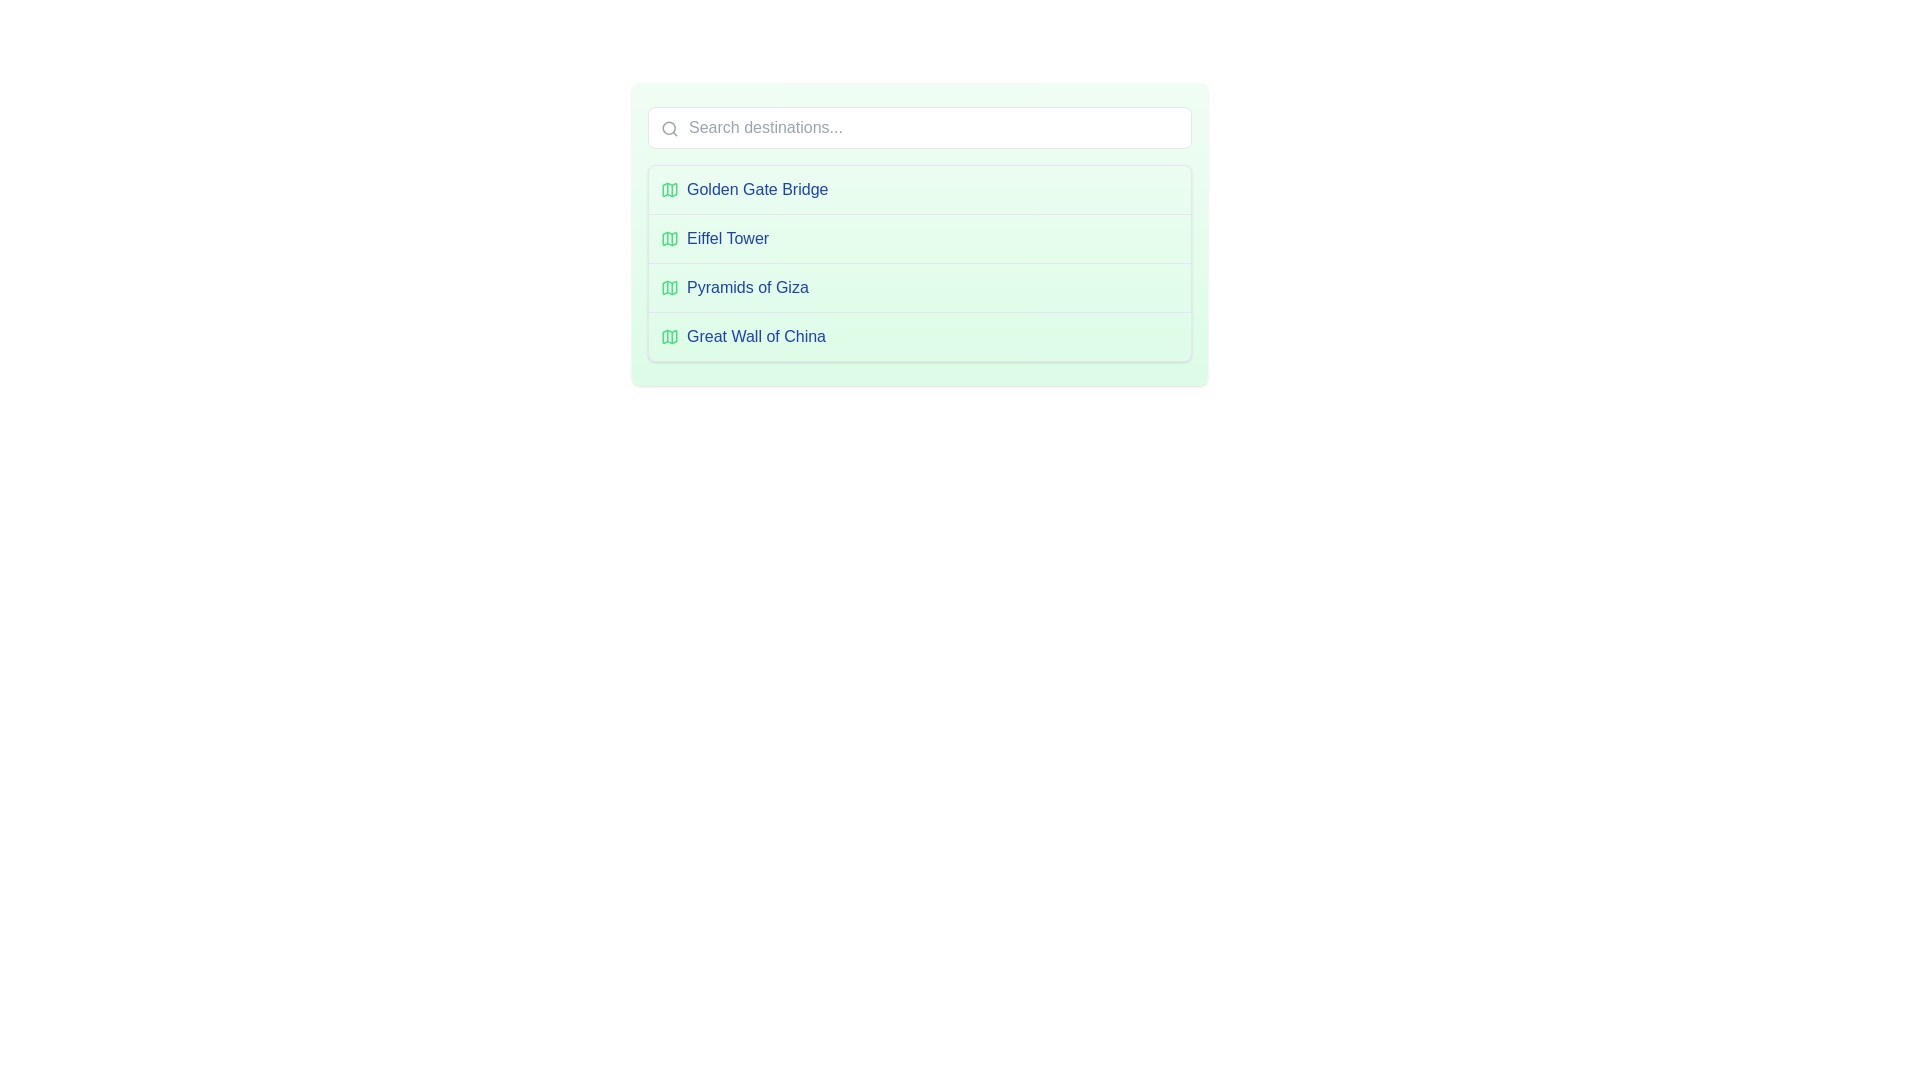 The image size is (1920, 1080). I want to click on the first list item representing the Golden Gate Bridge destination, so click(919, 189).